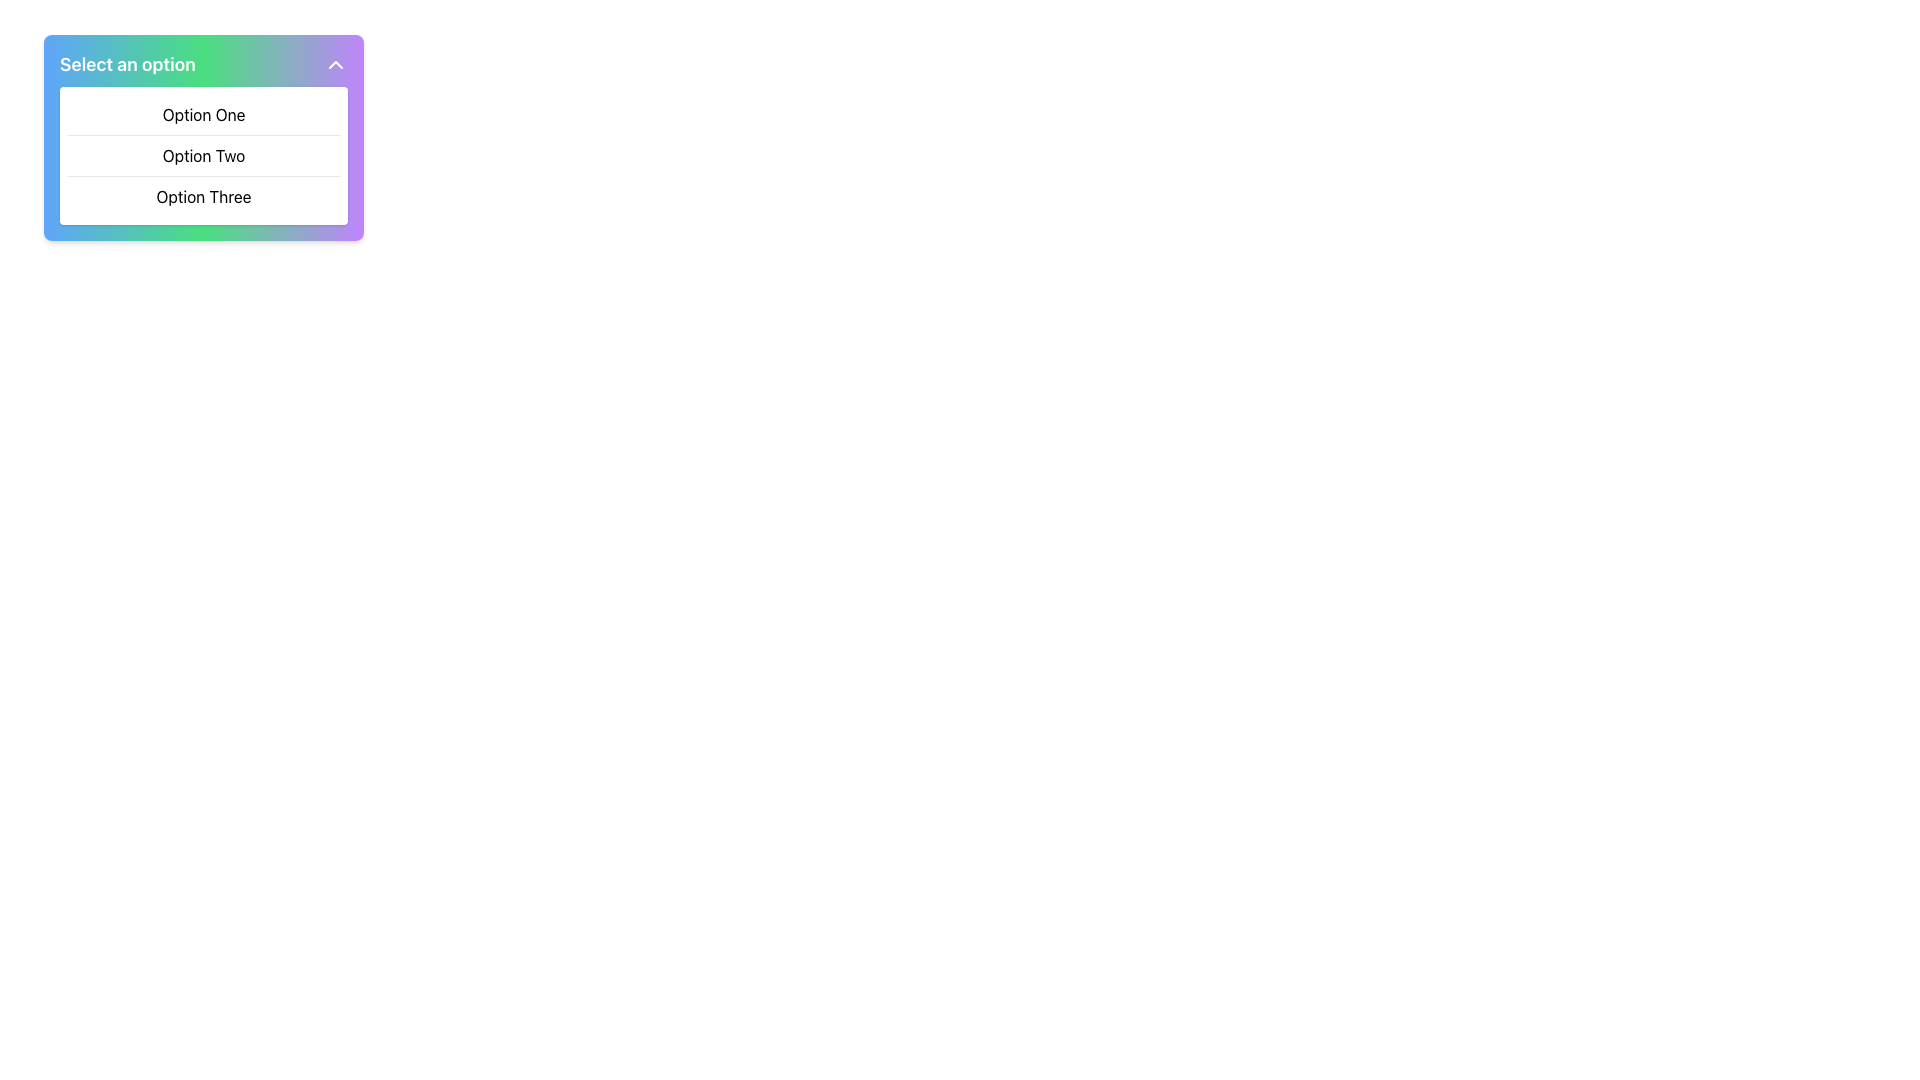  I want to click on the dropdown menu, so click(203, 137).